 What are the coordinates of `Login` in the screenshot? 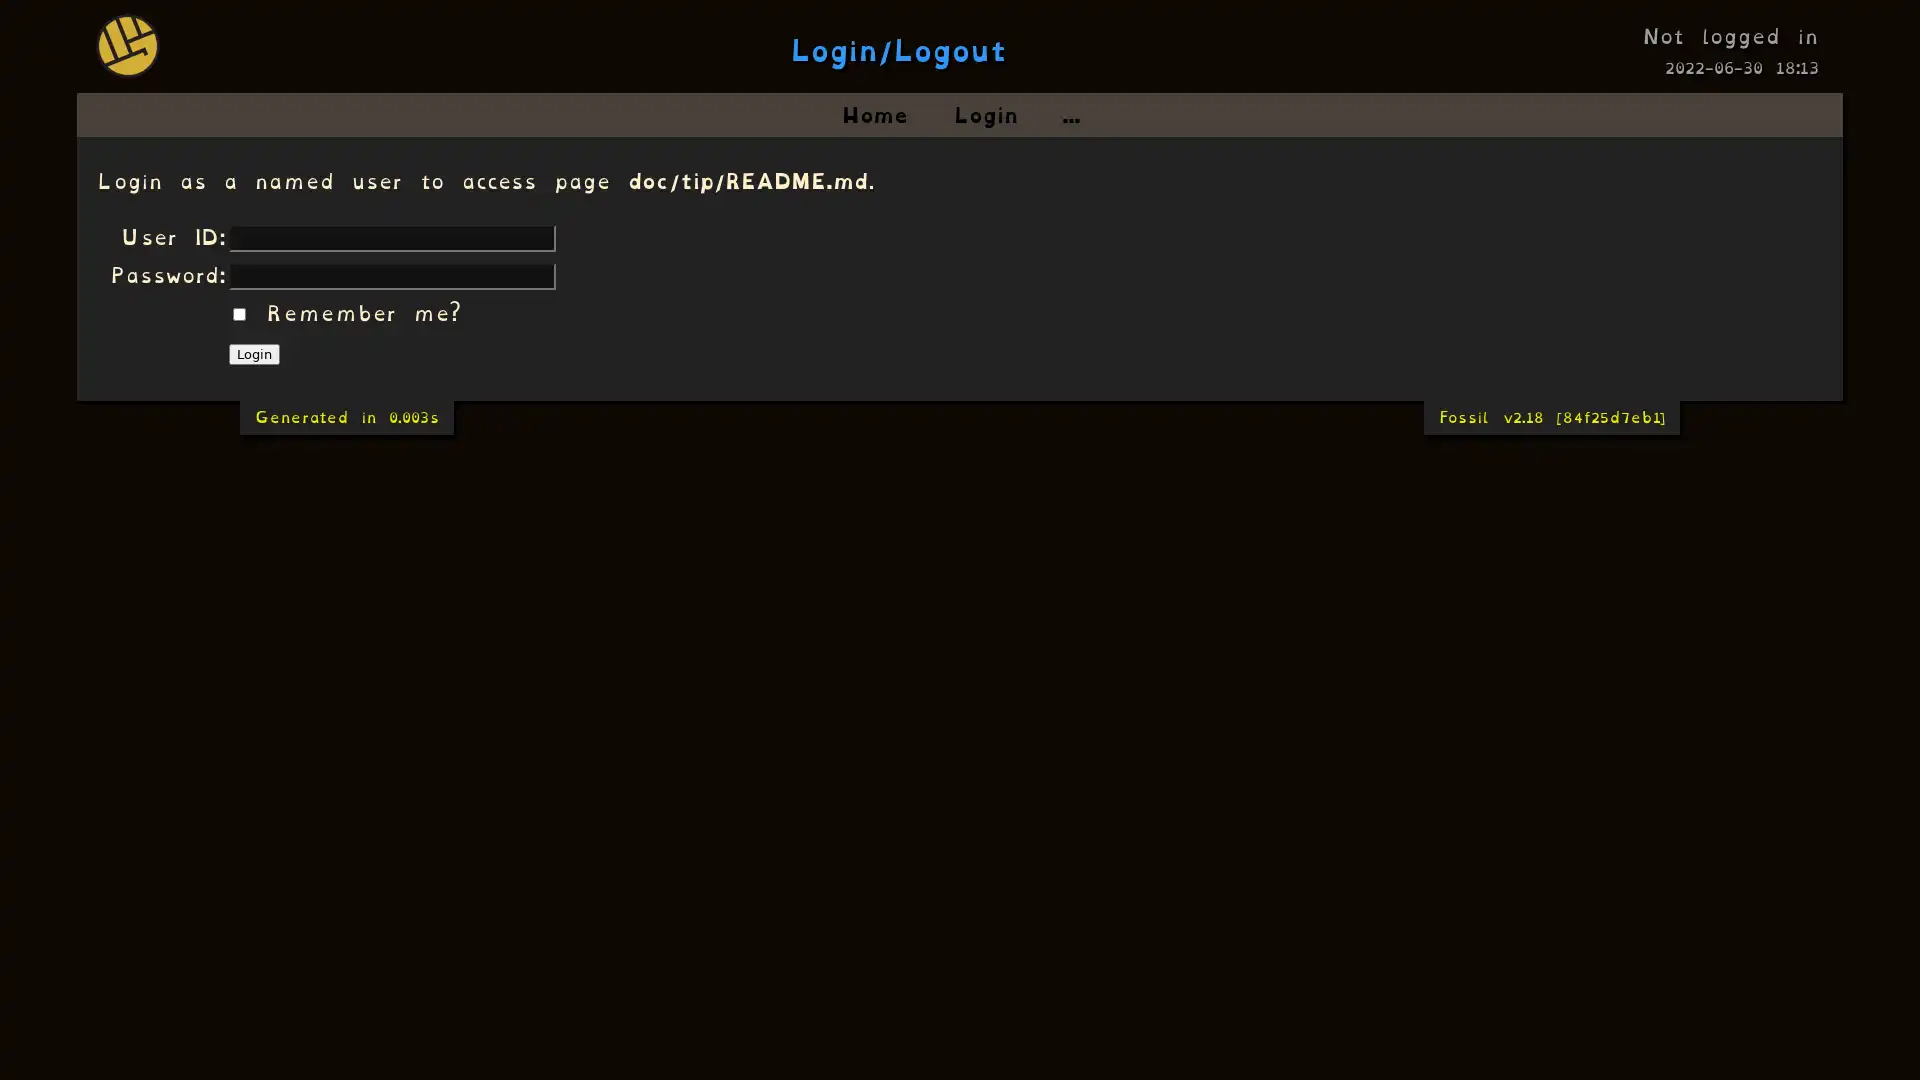 It's located at (253, 353).